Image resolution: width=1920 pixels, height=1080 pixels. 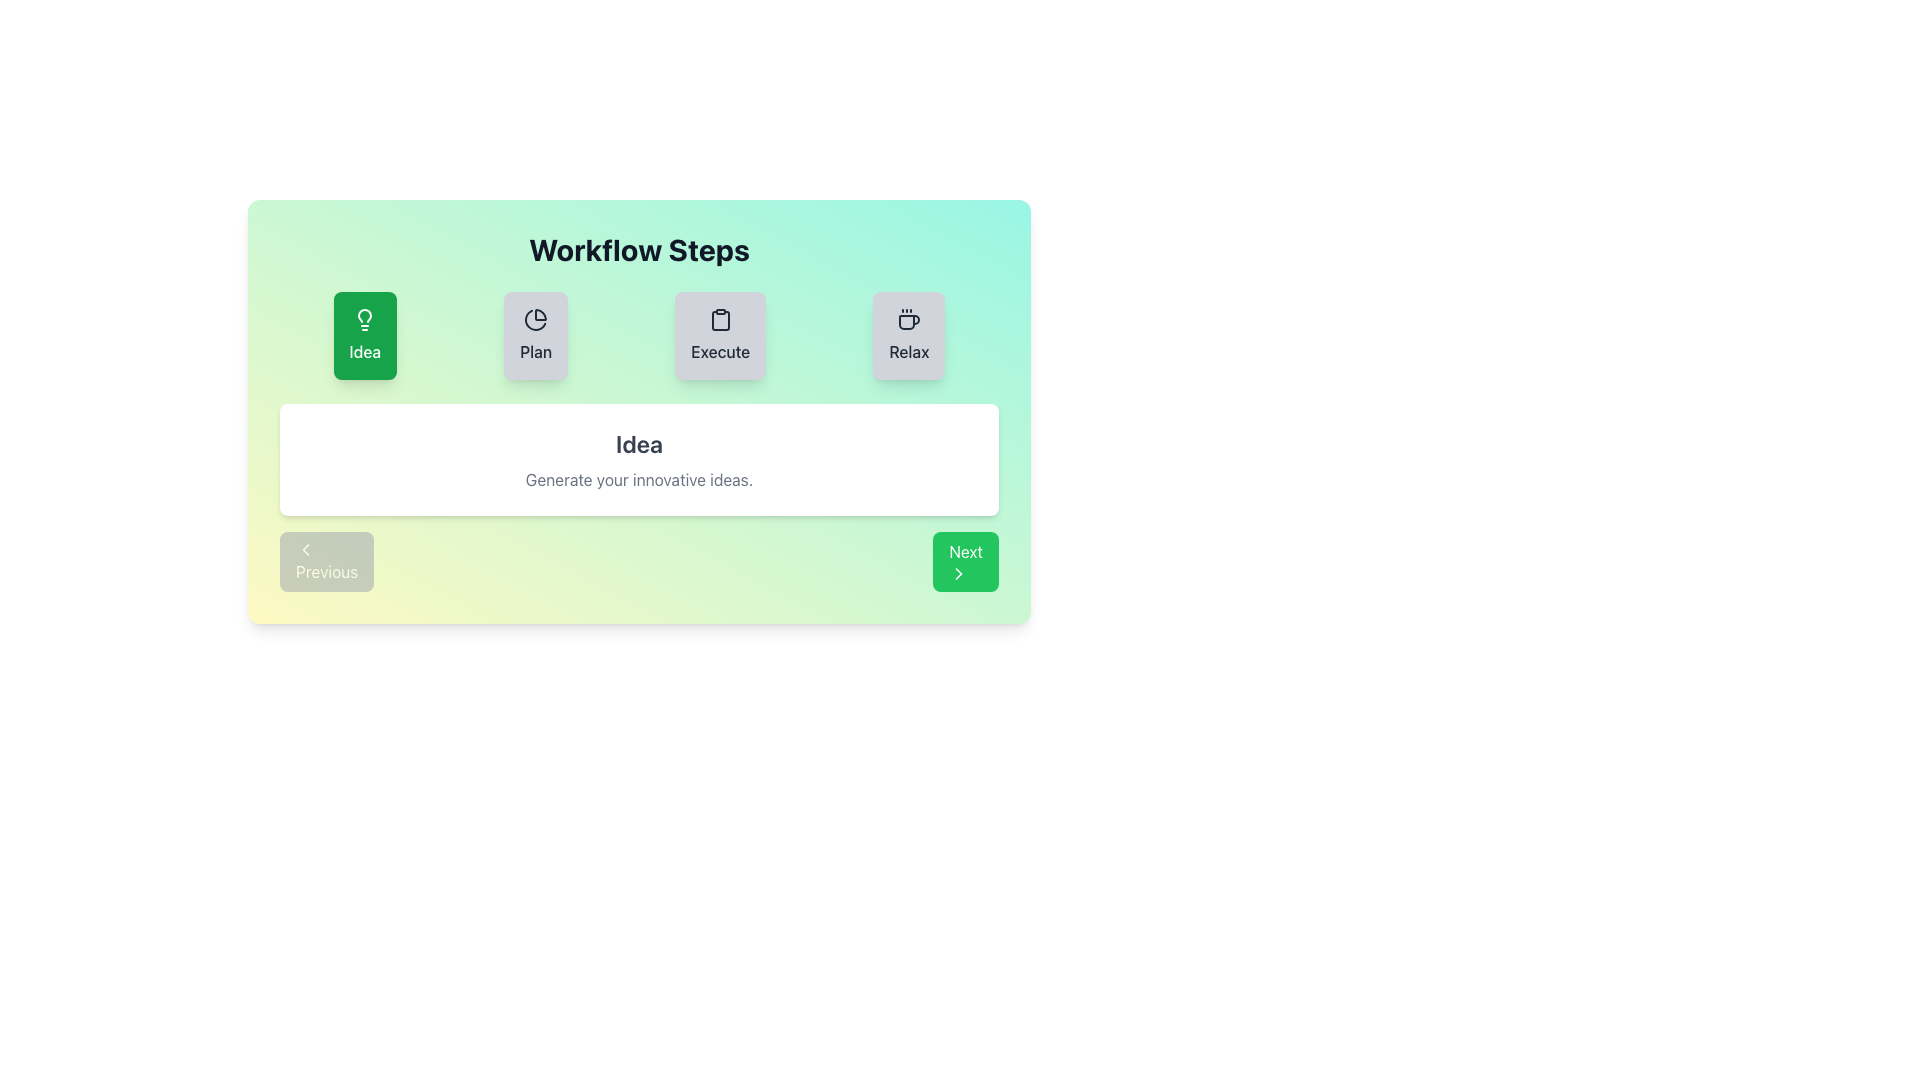 I want to click on the visual design of the navigation icon located to the right of the green 'Next' button in the bottom-right part of the interface, so click(x=958, y=574).